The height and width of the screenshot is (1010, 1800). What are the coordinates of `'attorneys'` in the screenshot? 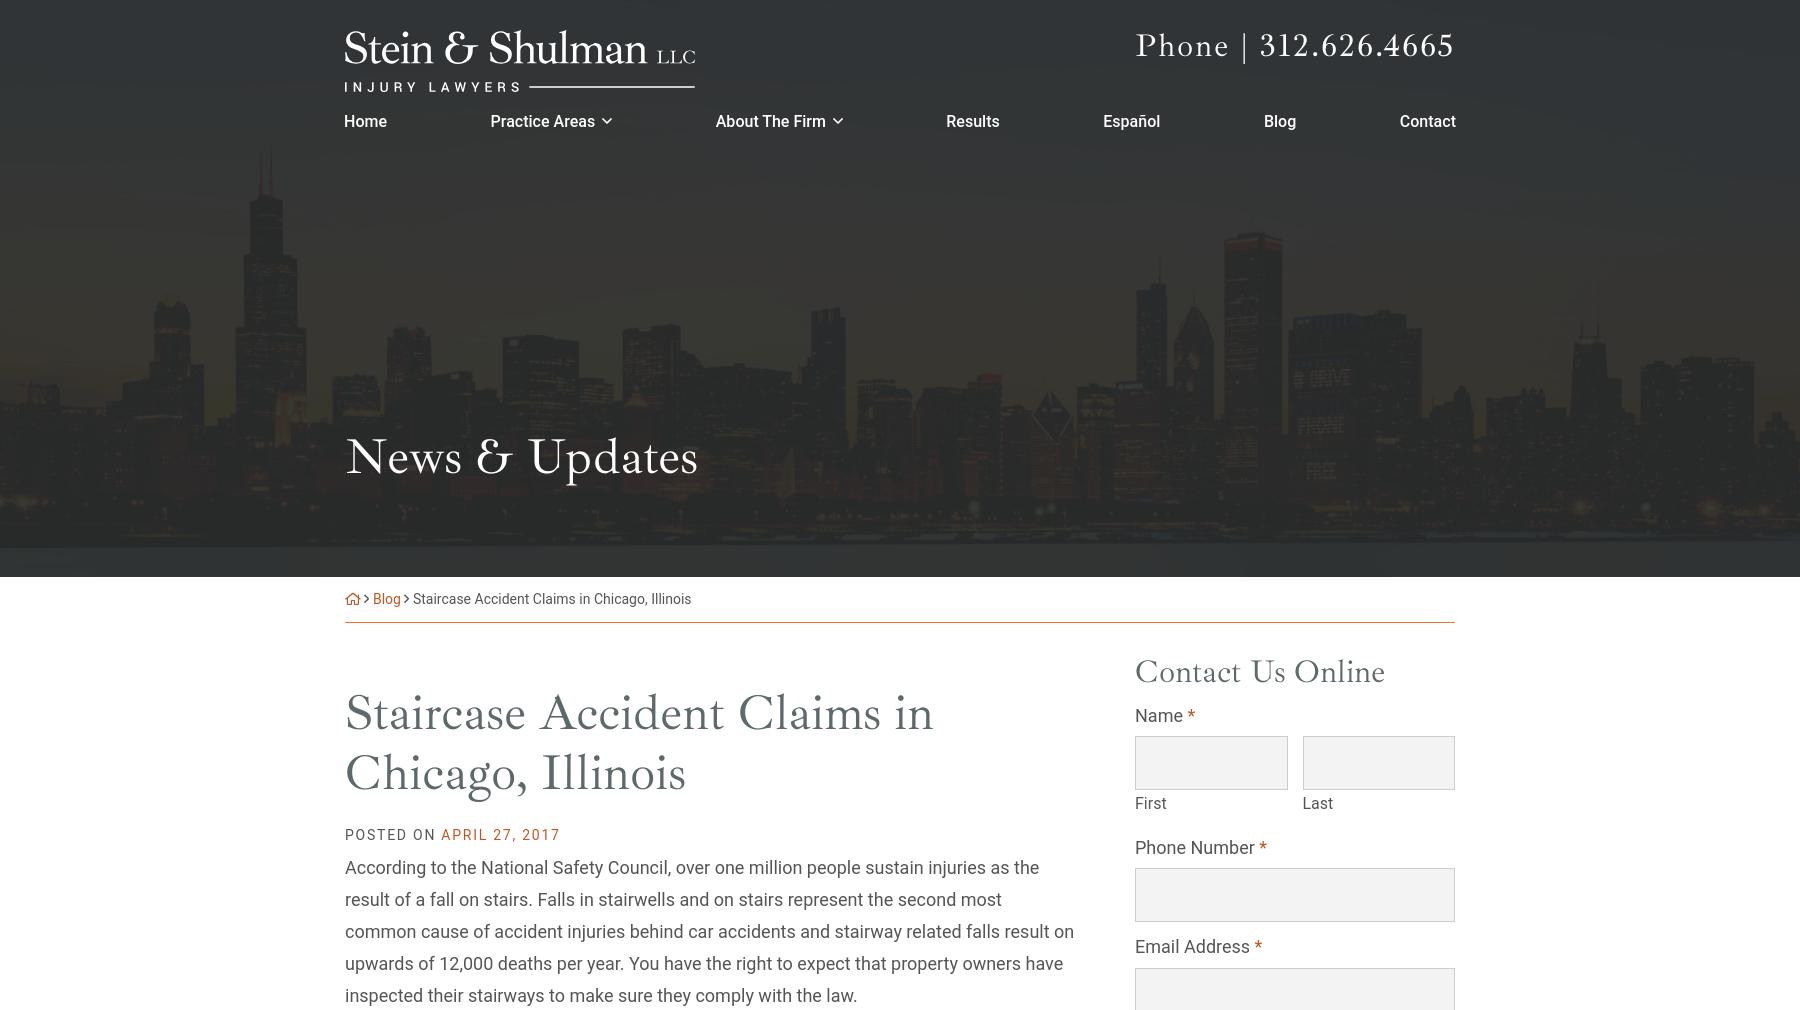 It's located at (584, 251).